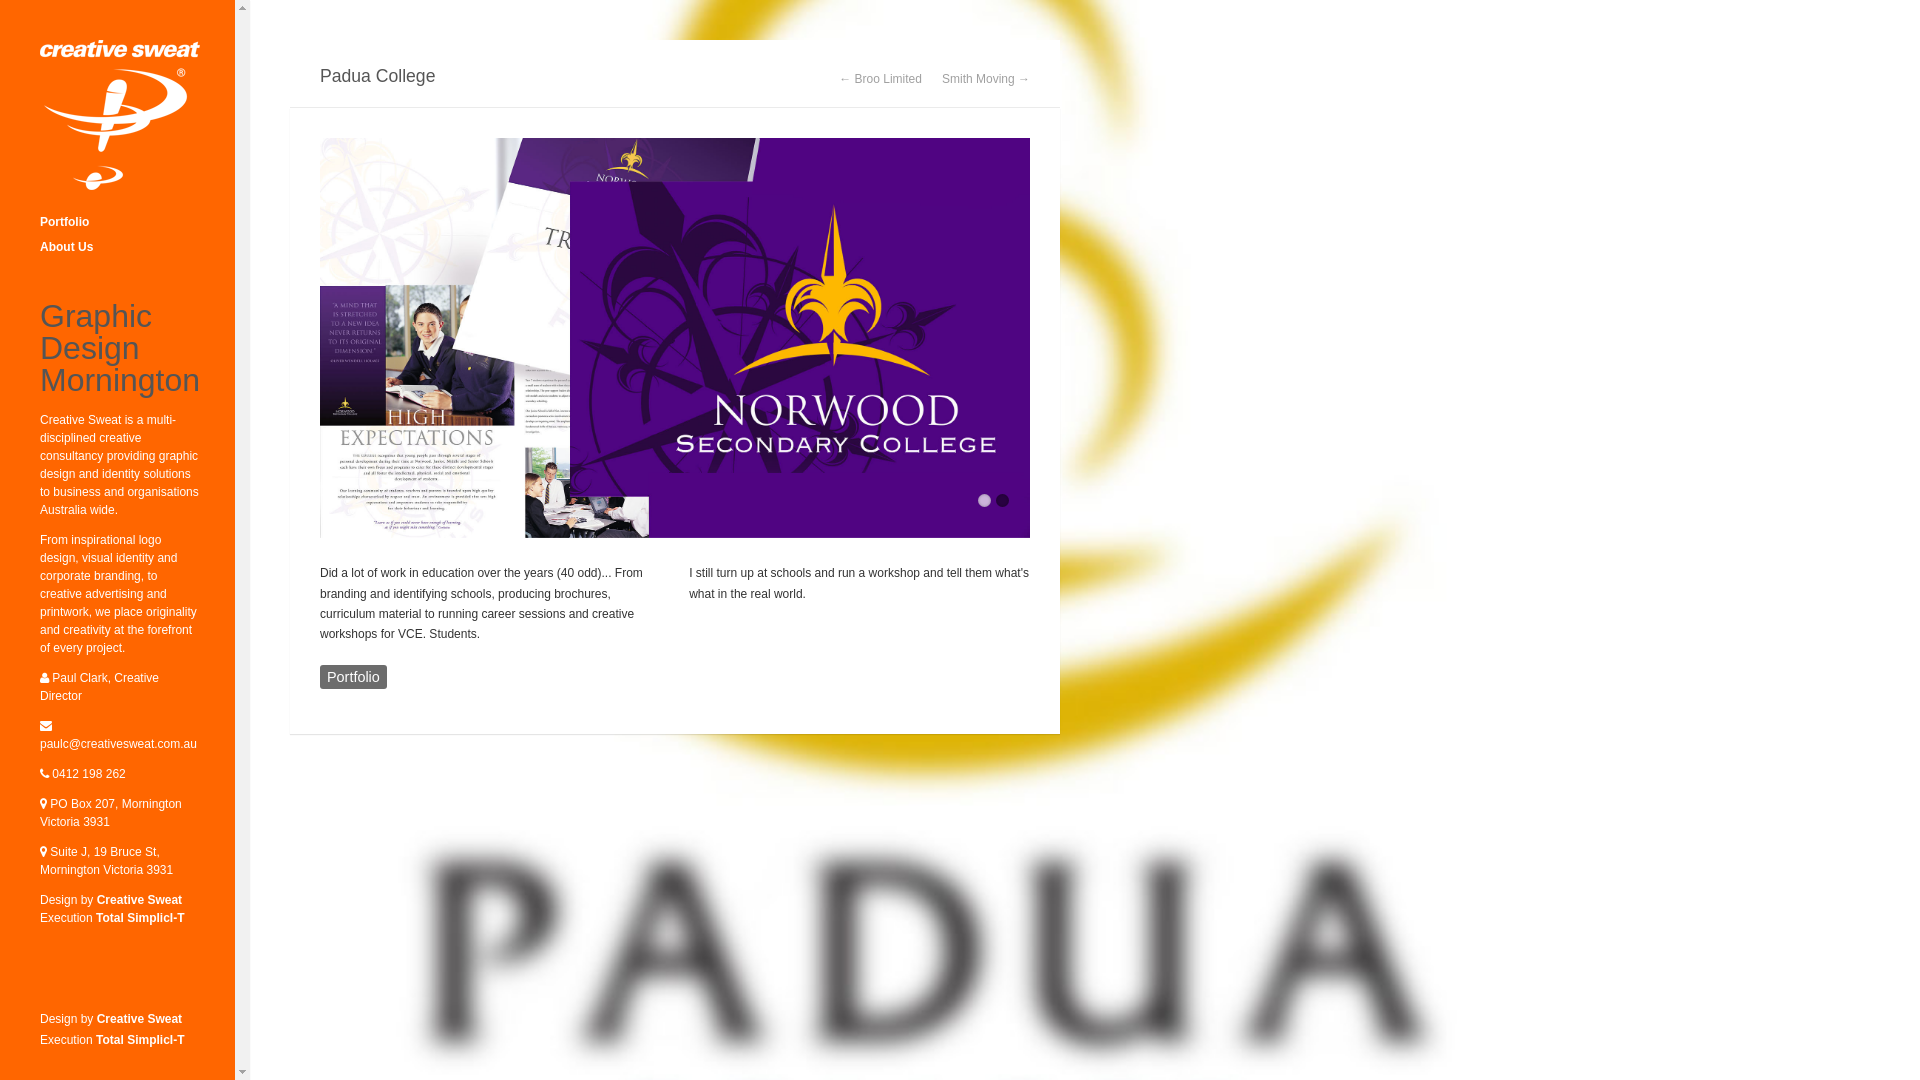 The width and height of the screenshot is (1920, 1080). What do you see at coordinates (138, 898) in the screenshot?
I see `'Creative Sweat'` at bounding box center [138, 898].